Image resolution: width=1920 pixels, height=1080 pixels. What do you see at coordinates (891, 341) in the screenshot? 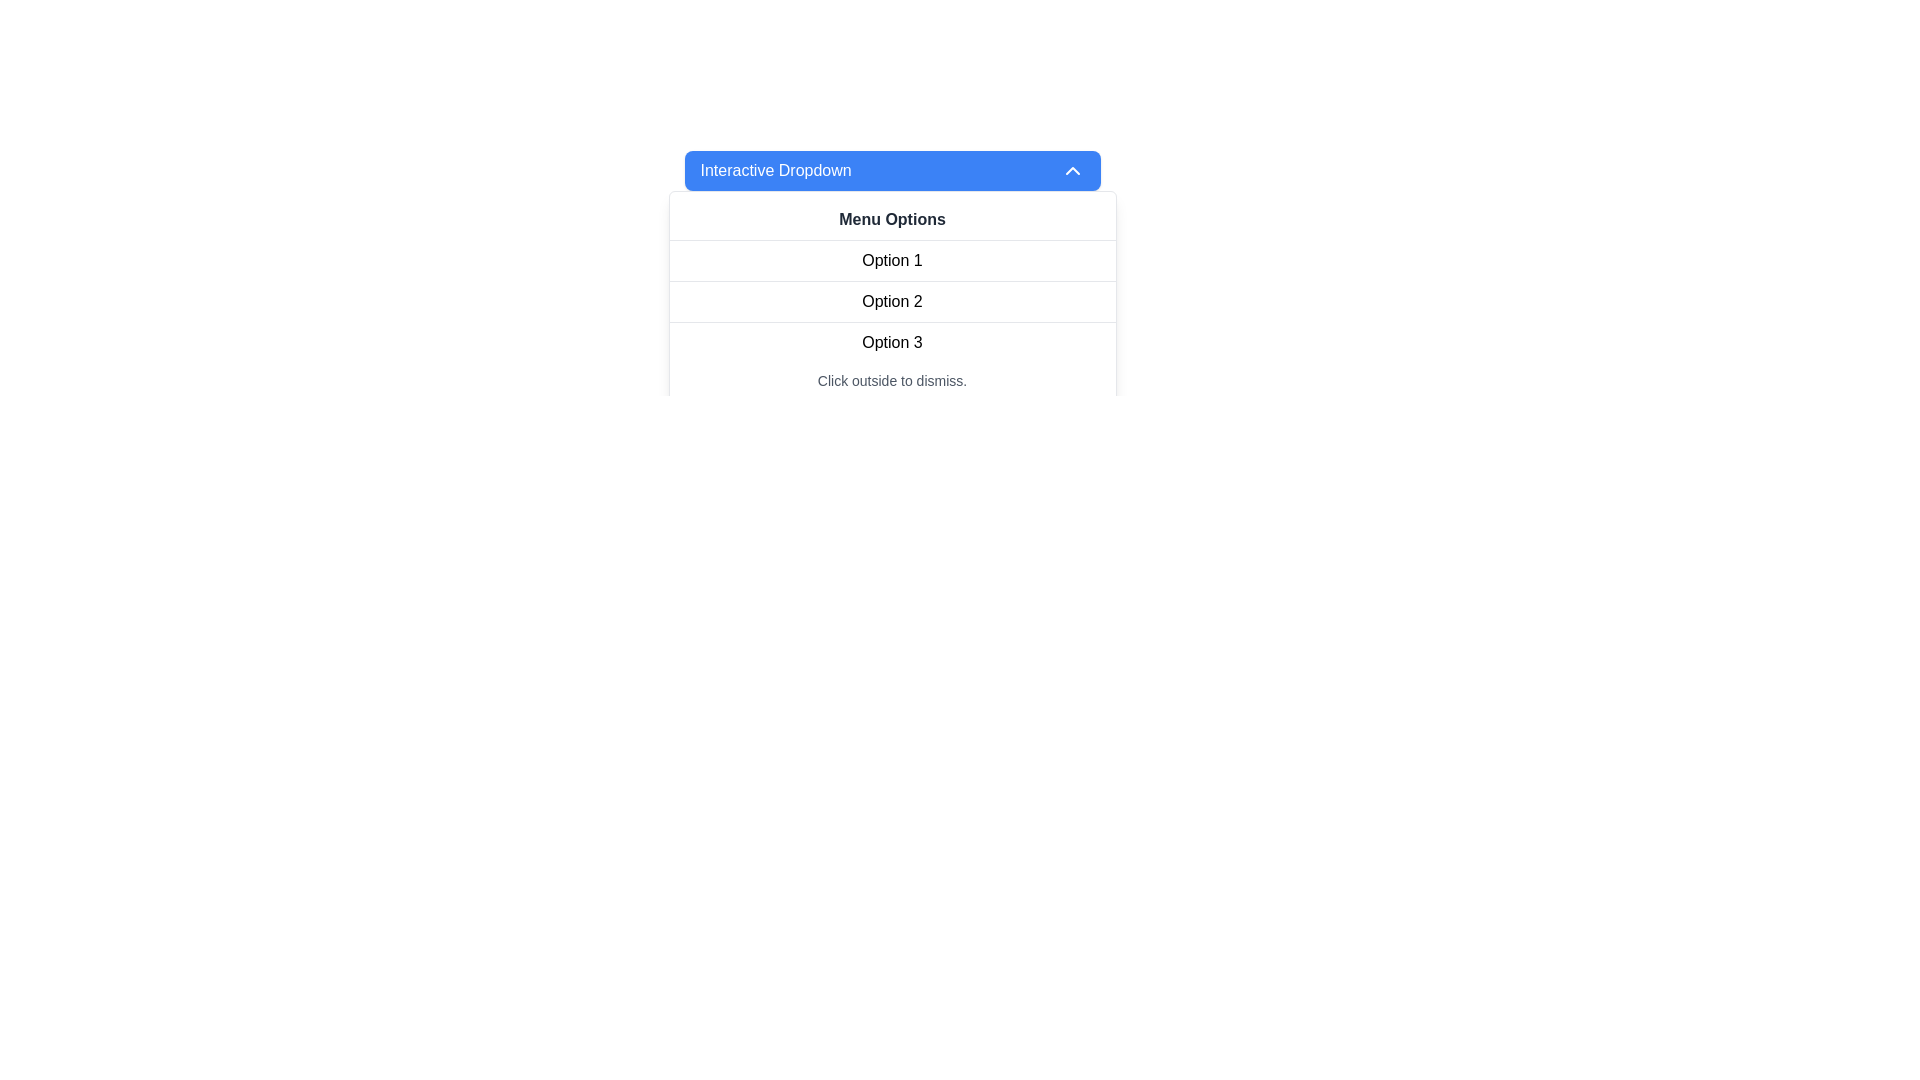
I see `the 'Option 3' text item in the dropdown menu` at bounding box center [891, 341].